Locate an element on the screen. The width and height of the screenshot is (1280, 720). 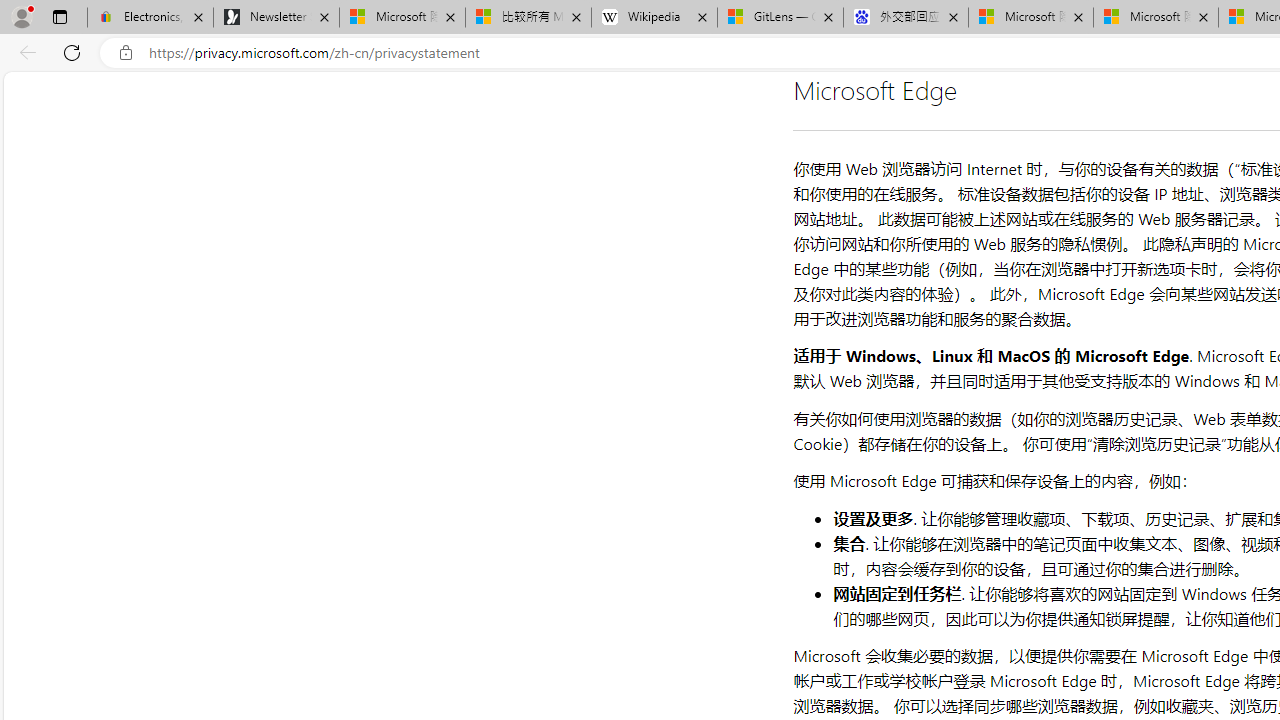
'Tab actions menu' is located at coordinates (59, 16).